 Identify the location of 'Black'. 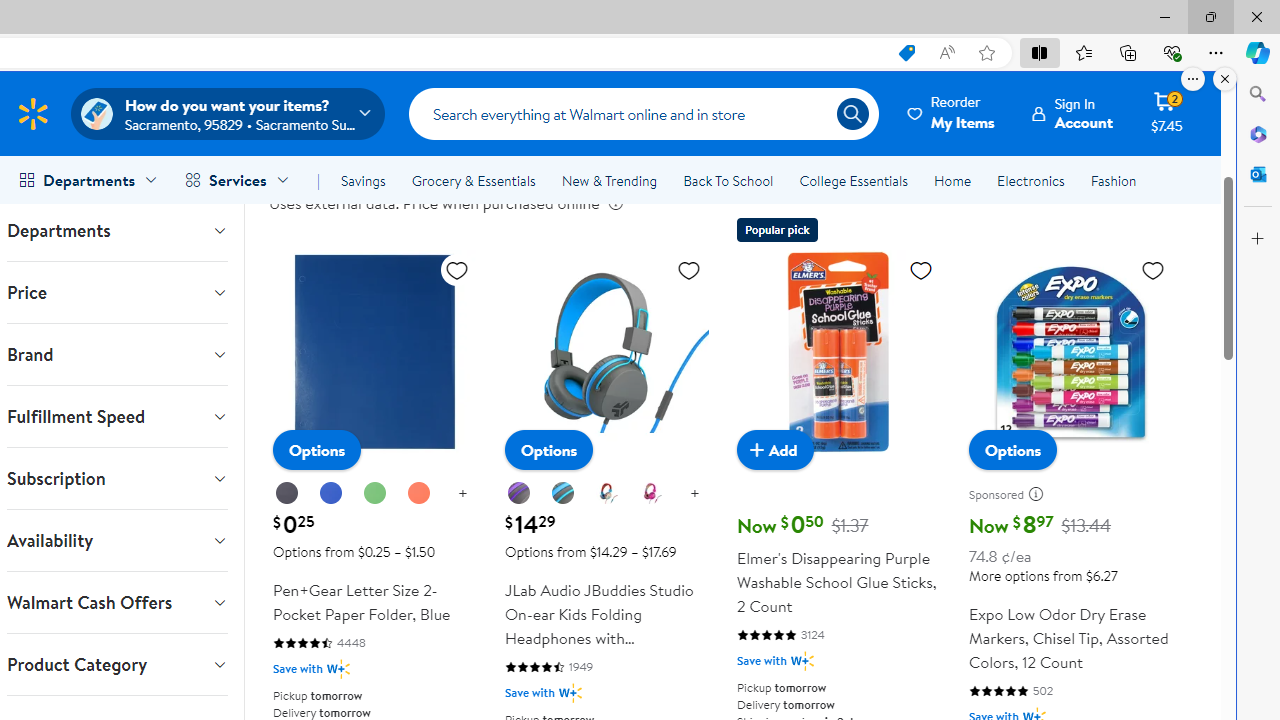
(285, 493).